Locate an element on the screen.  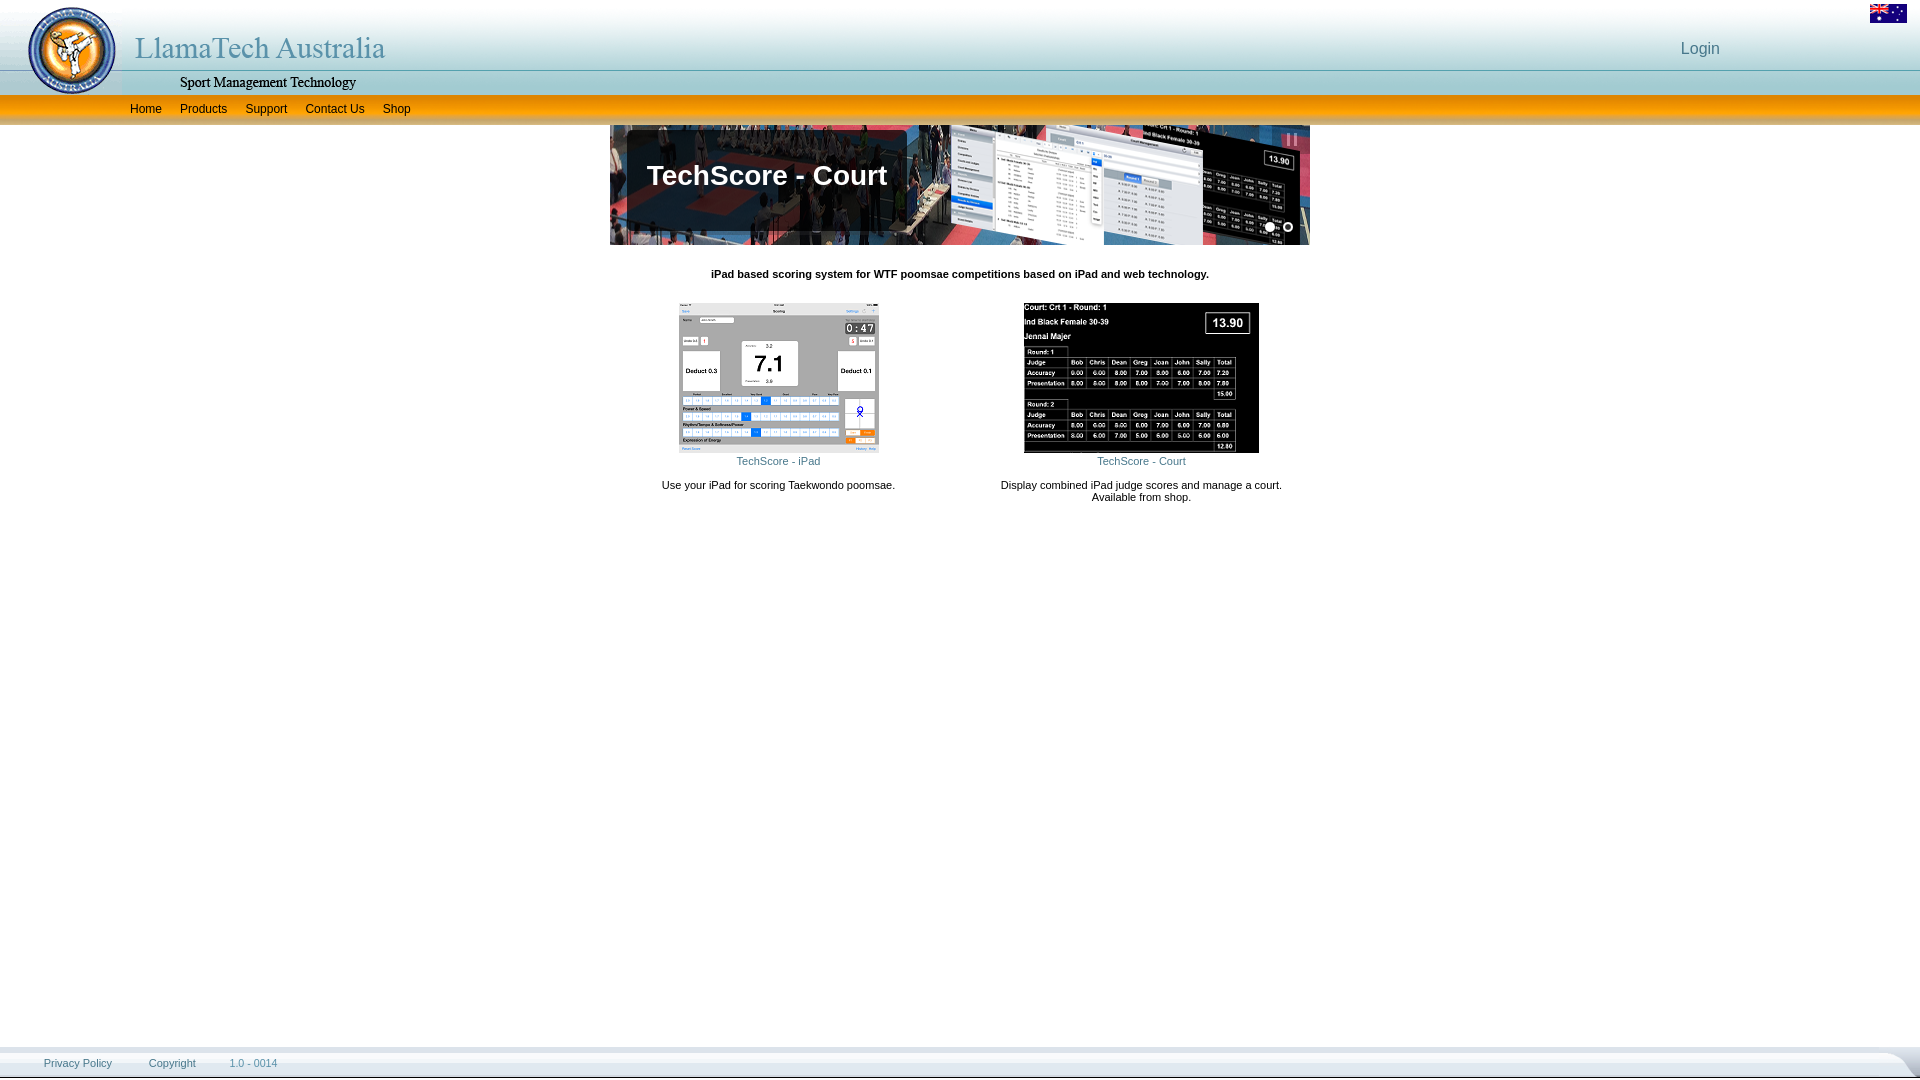
'Privacy Policy' is located at coordinates (43, 1062).